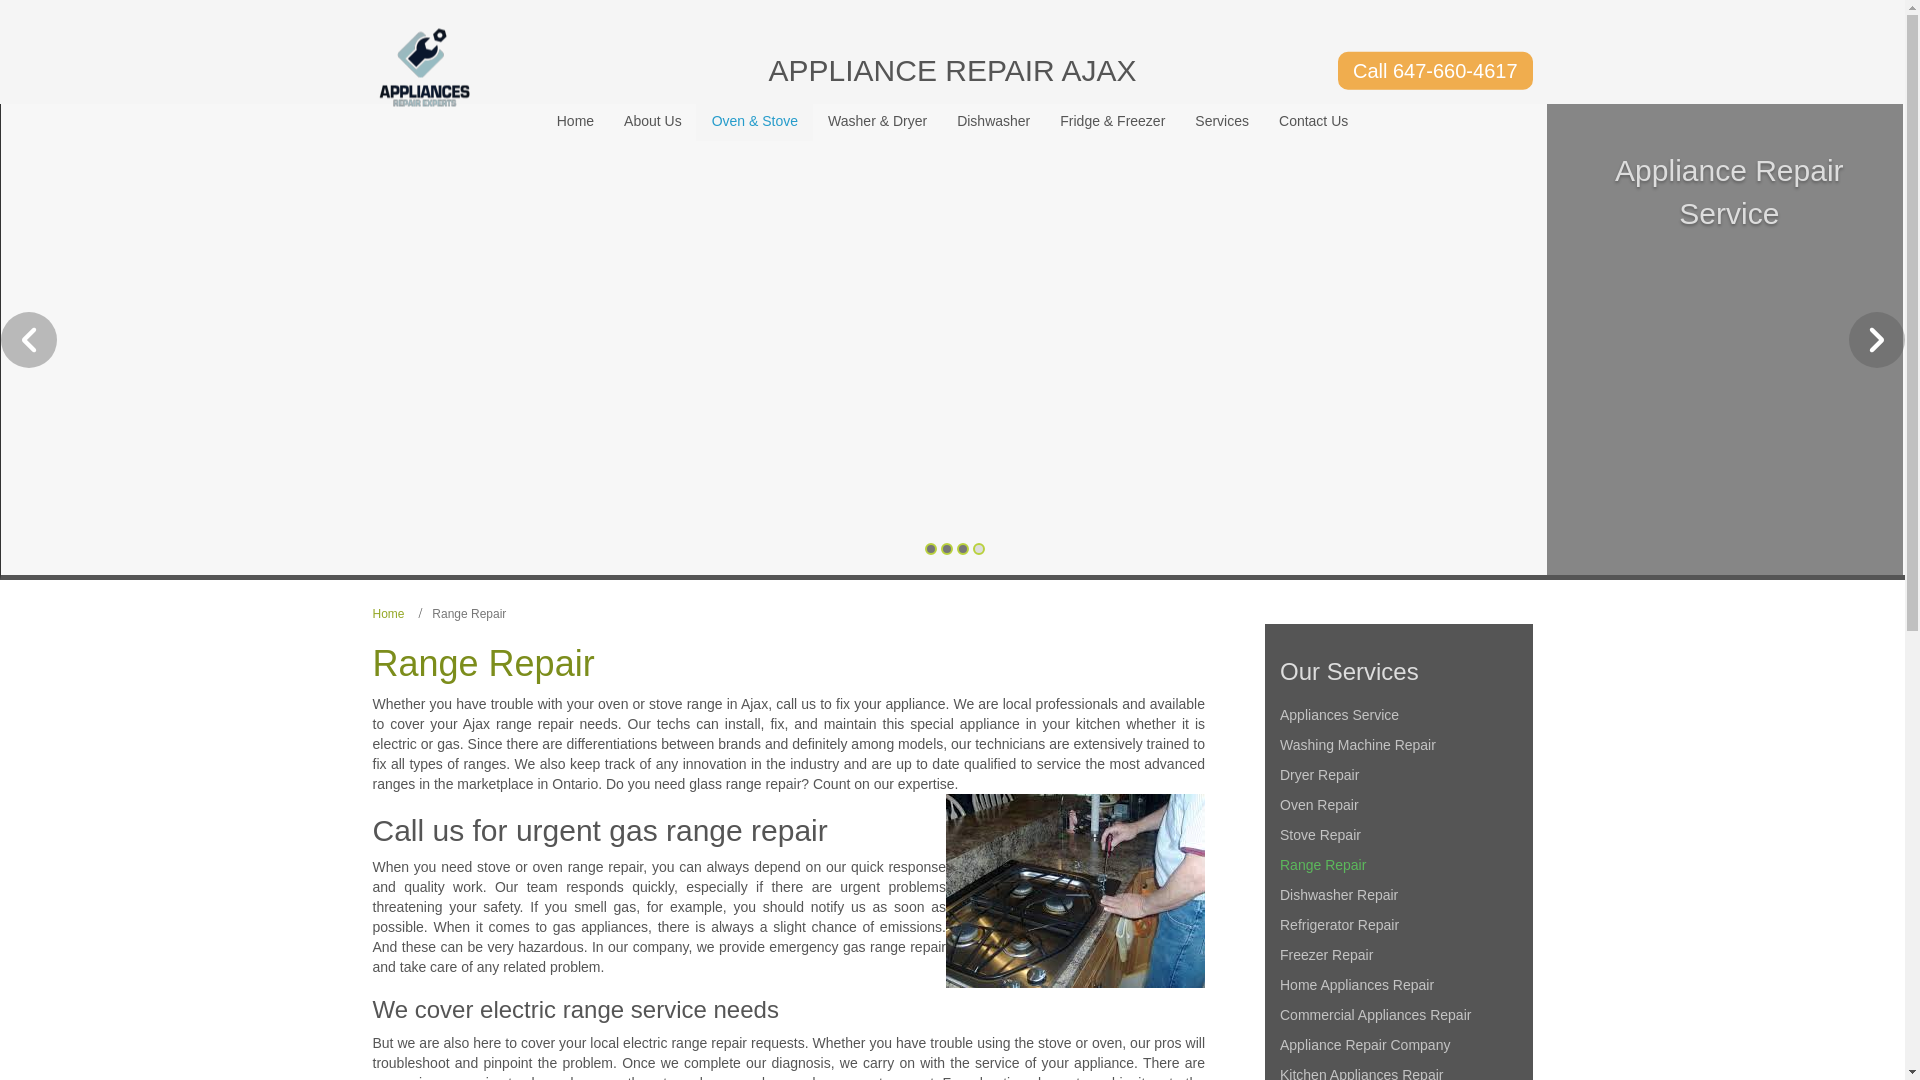 This screenshot has width=1920, height=1080. I want to click on 'Refrigerator Repair', so click(1397, 925).